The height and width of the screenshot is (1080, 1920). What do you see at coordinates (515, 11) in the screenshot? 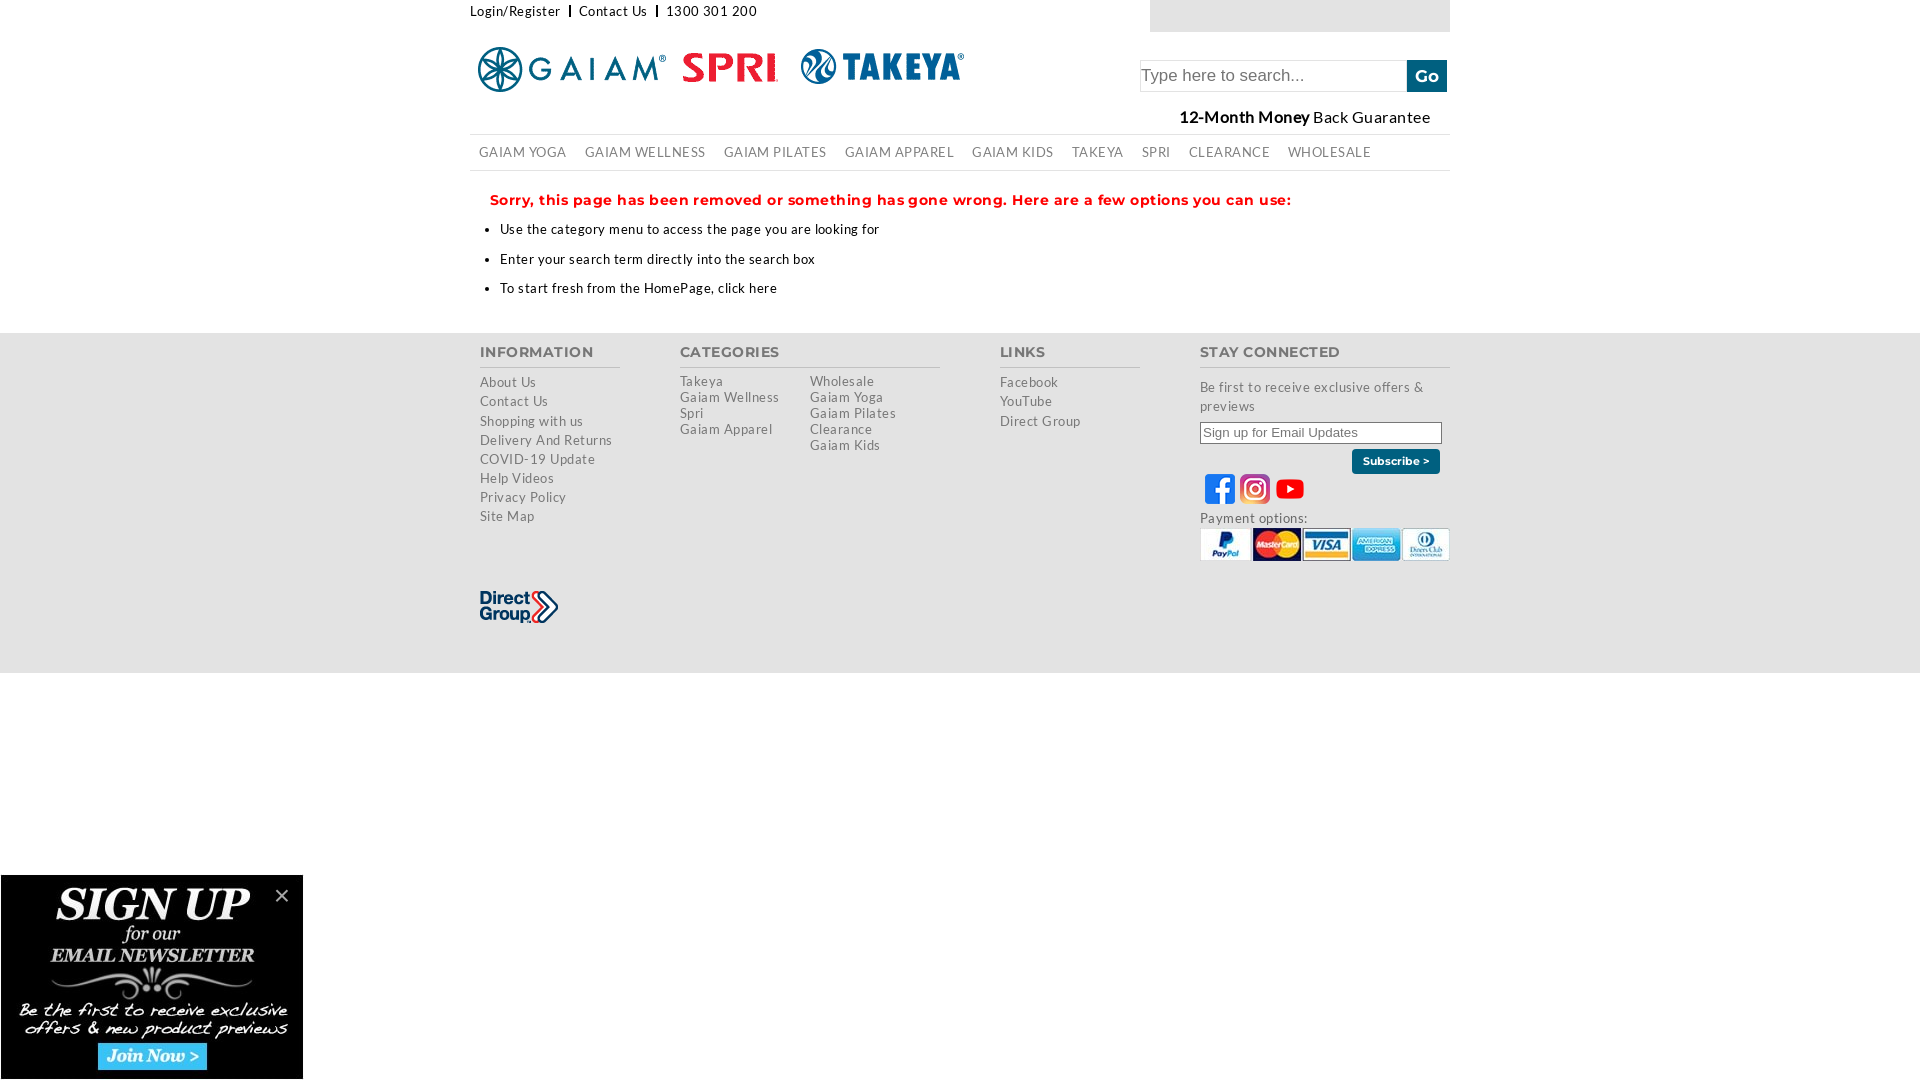
I see `'Login/Register'` at bounding box center [515, 11].